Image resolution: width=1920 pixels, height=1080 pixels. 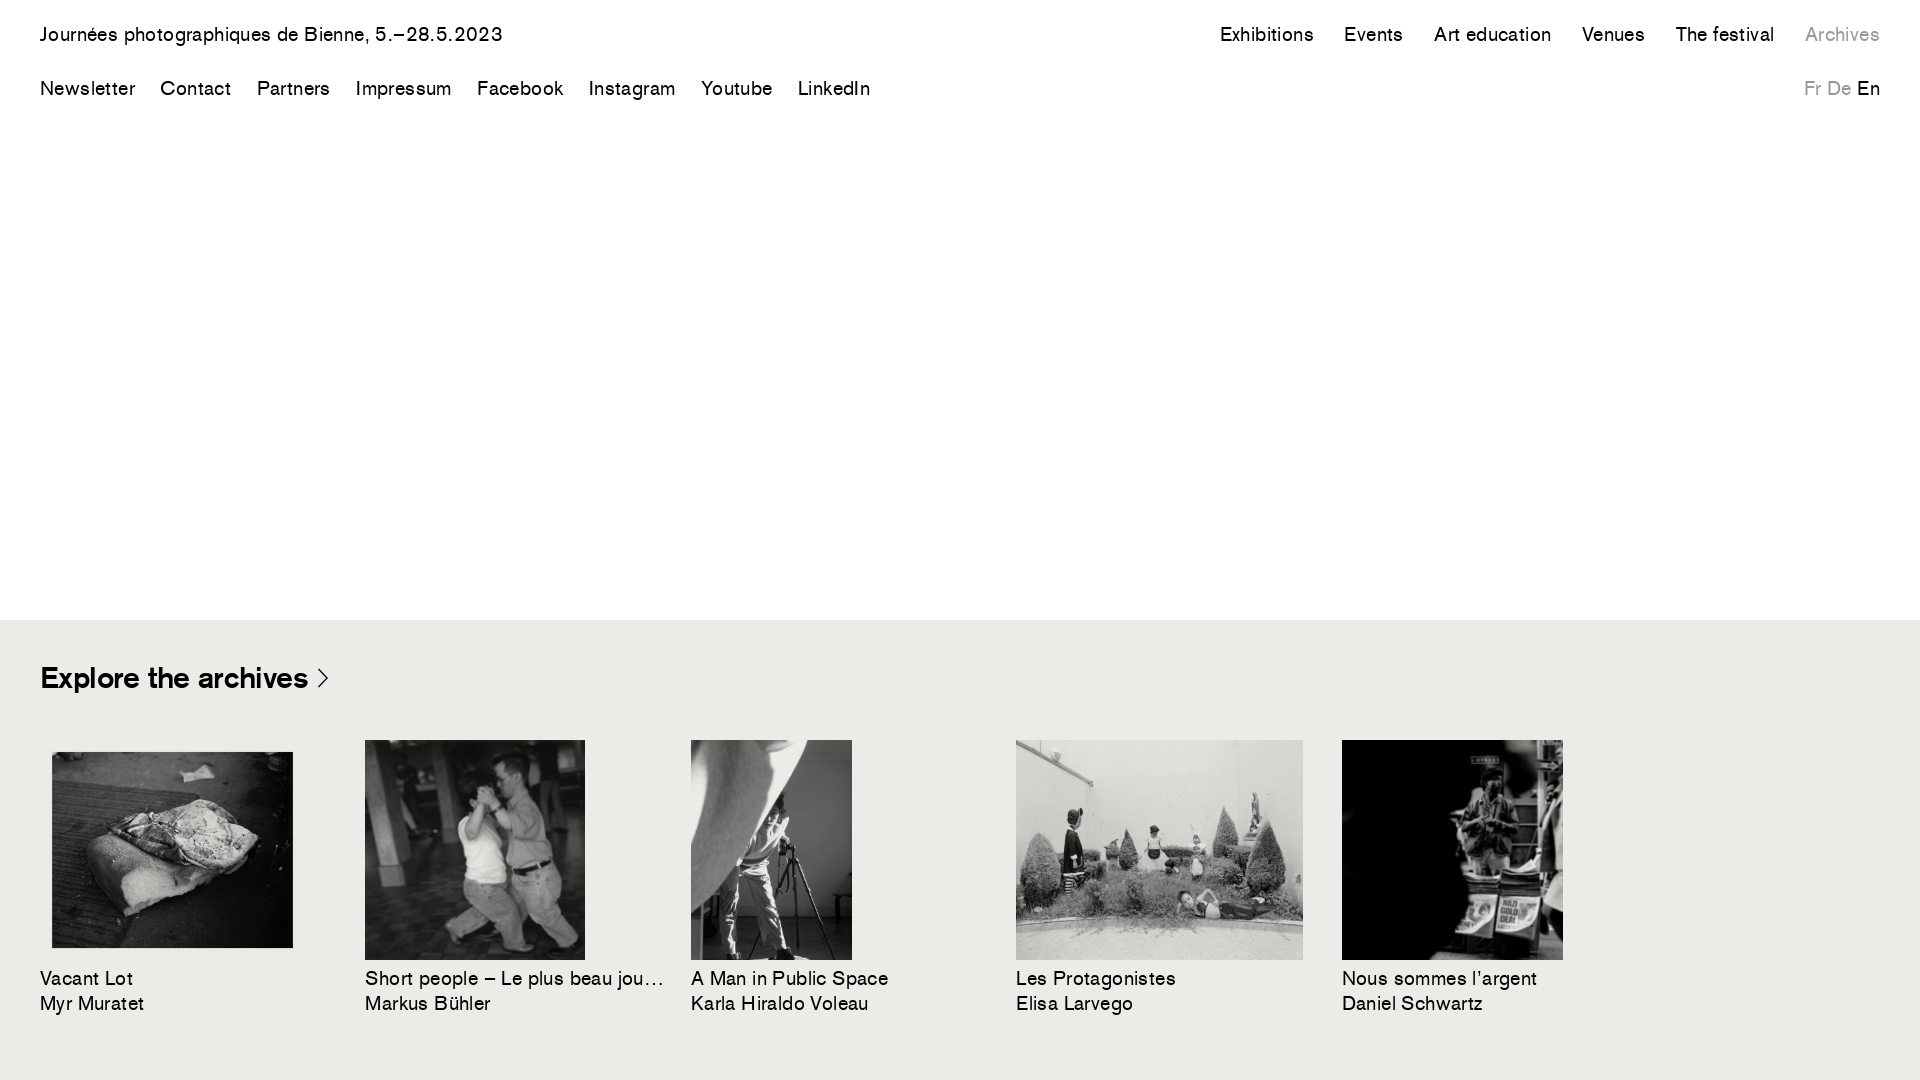 I want to click on 'Partners', so click(x=292, y=87).